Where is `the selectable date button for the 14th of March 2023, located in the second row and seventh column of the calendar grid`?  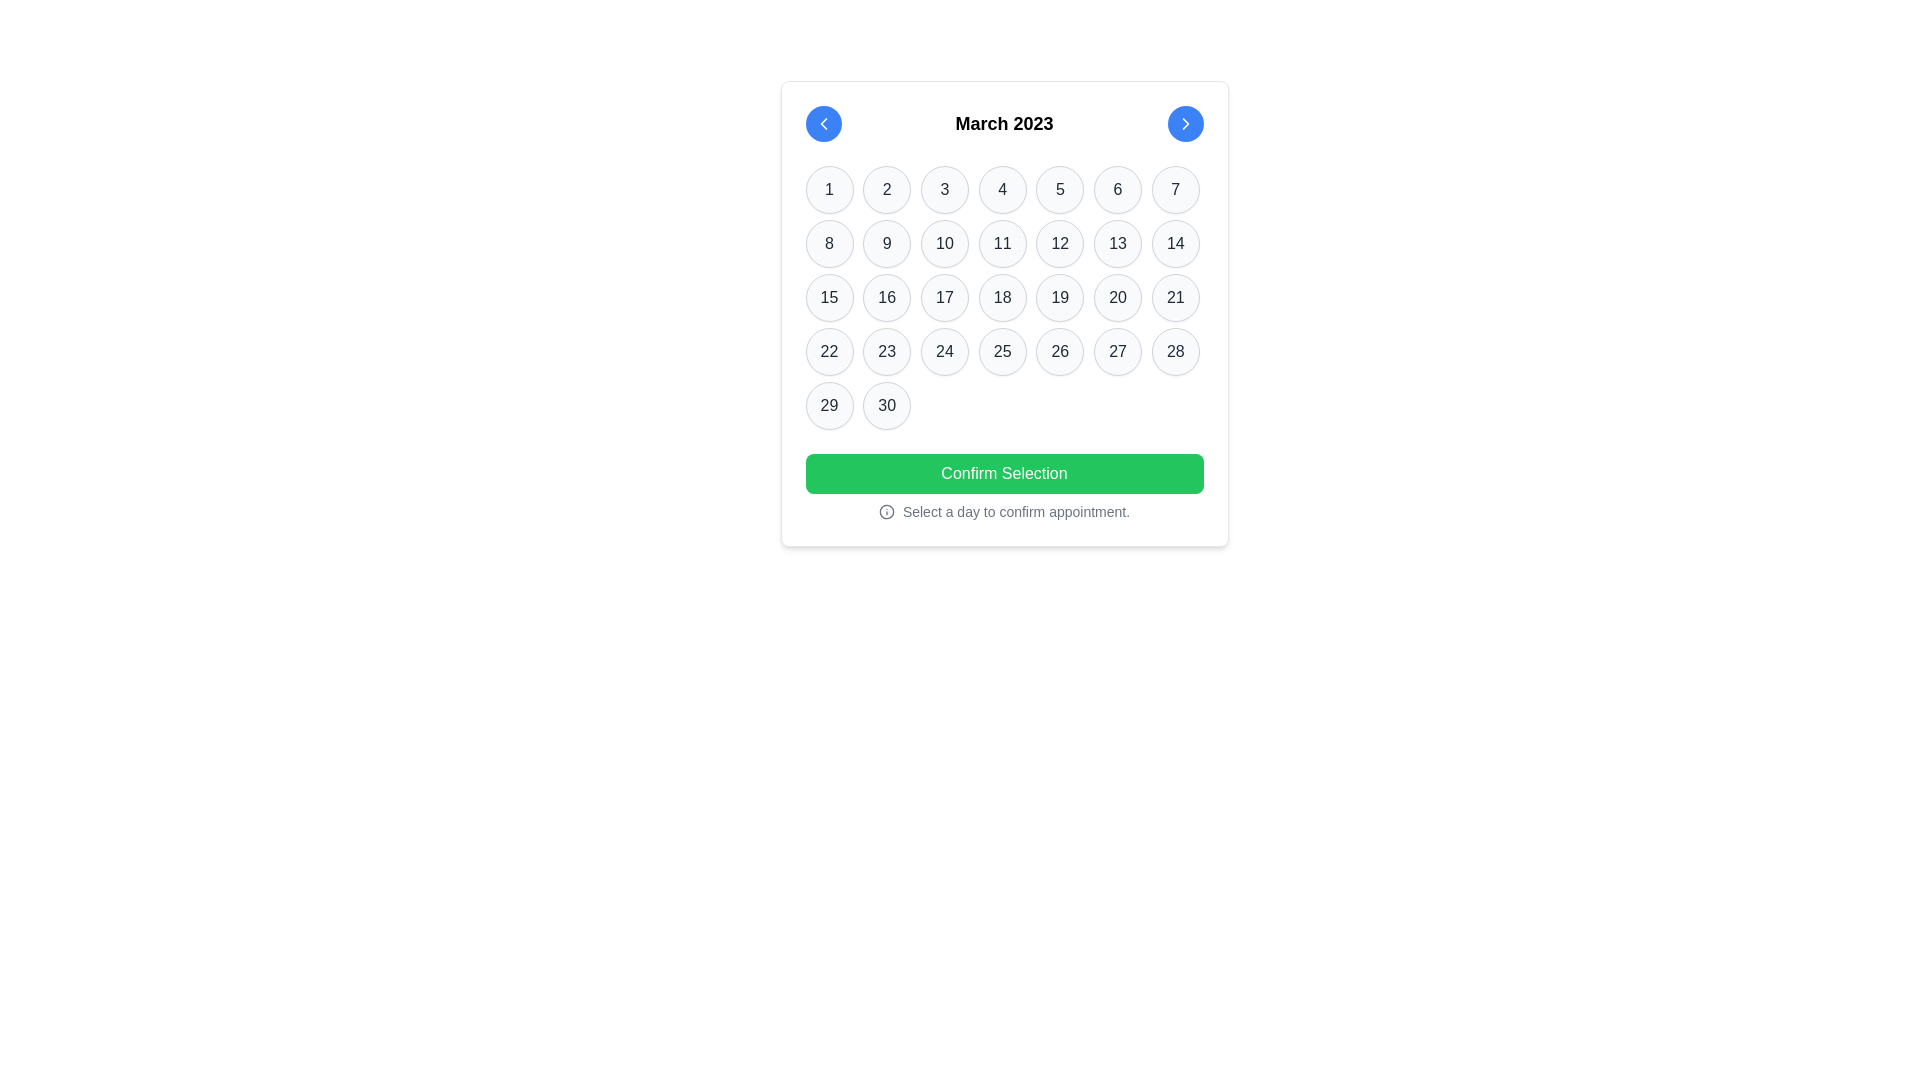
the selectable date button for the 14th of March 2023, located in the second row and seventh column of the calendar grid is located at coordinates (1175, 242).